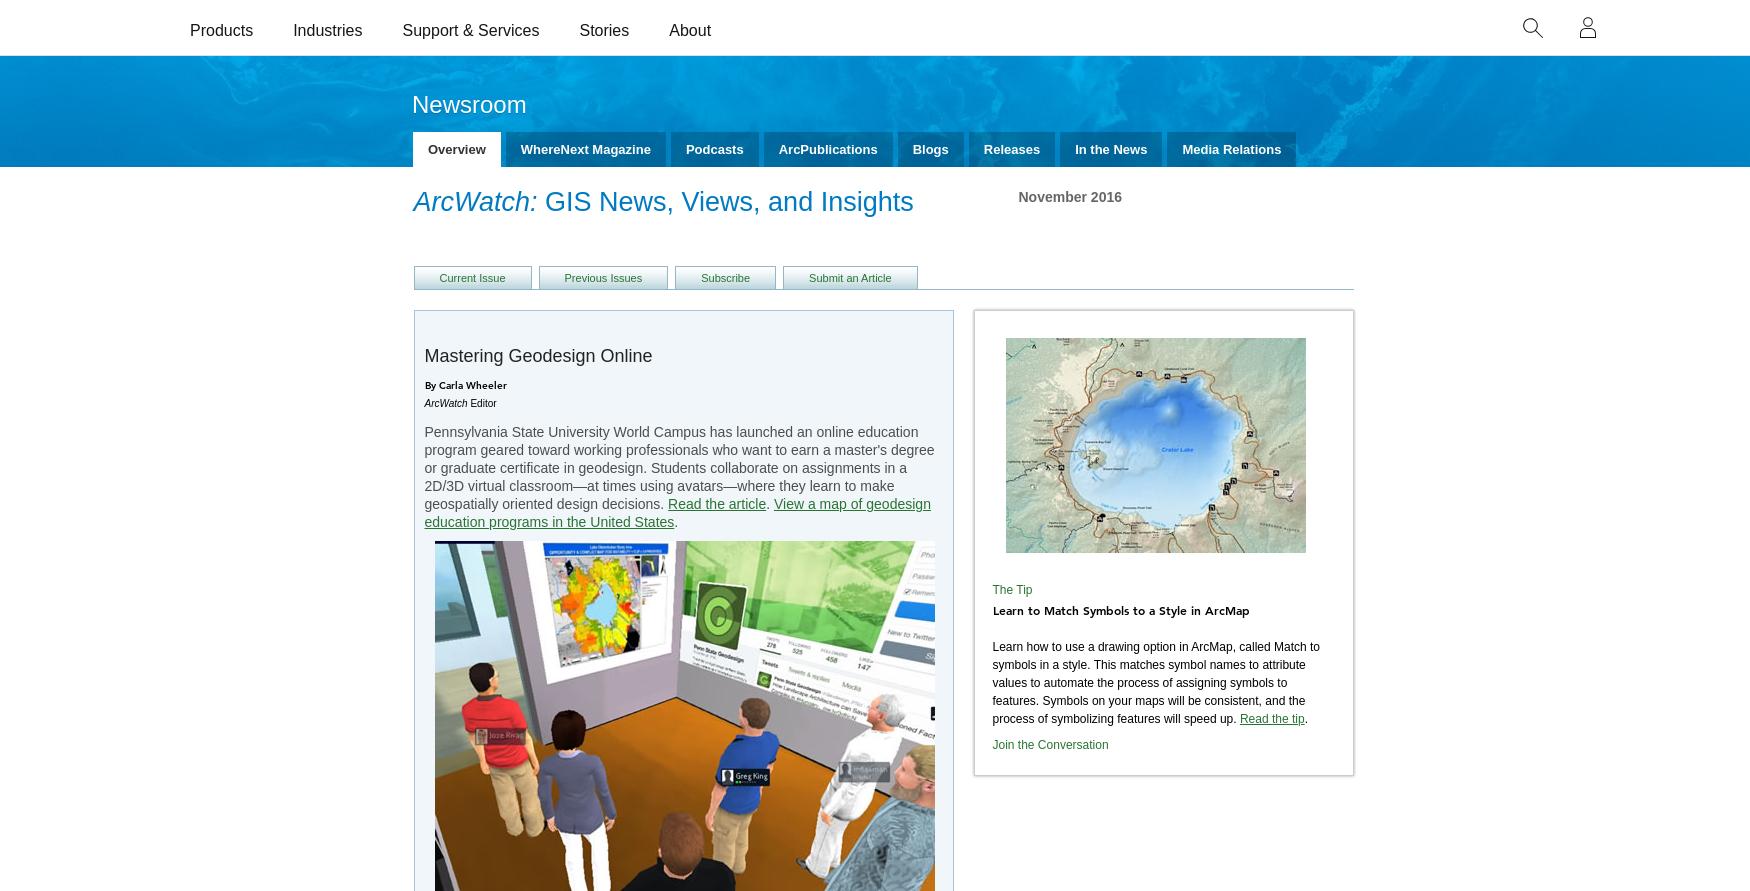 The image size is (1750, 891). I want to click on 'About', so click(690, 29).